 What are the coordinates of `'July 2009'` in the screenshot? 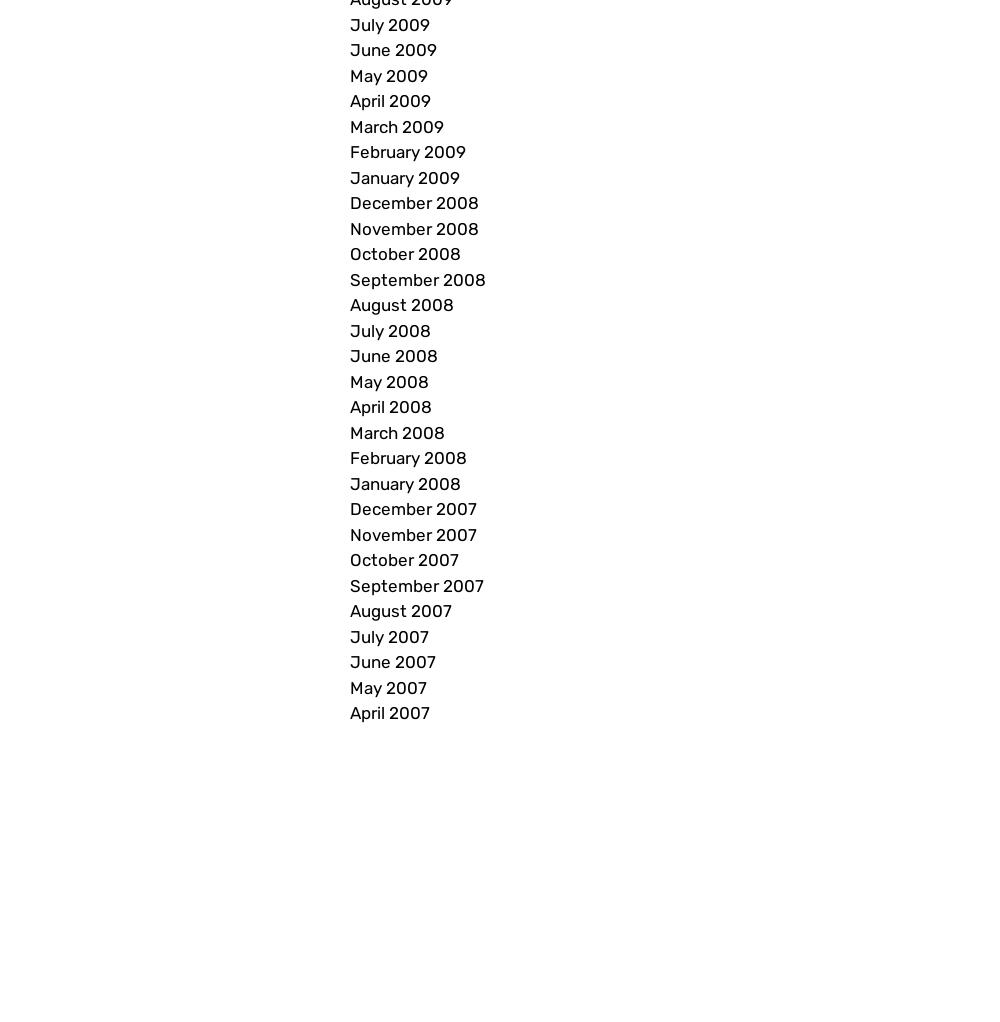 It's located at (349, 23).